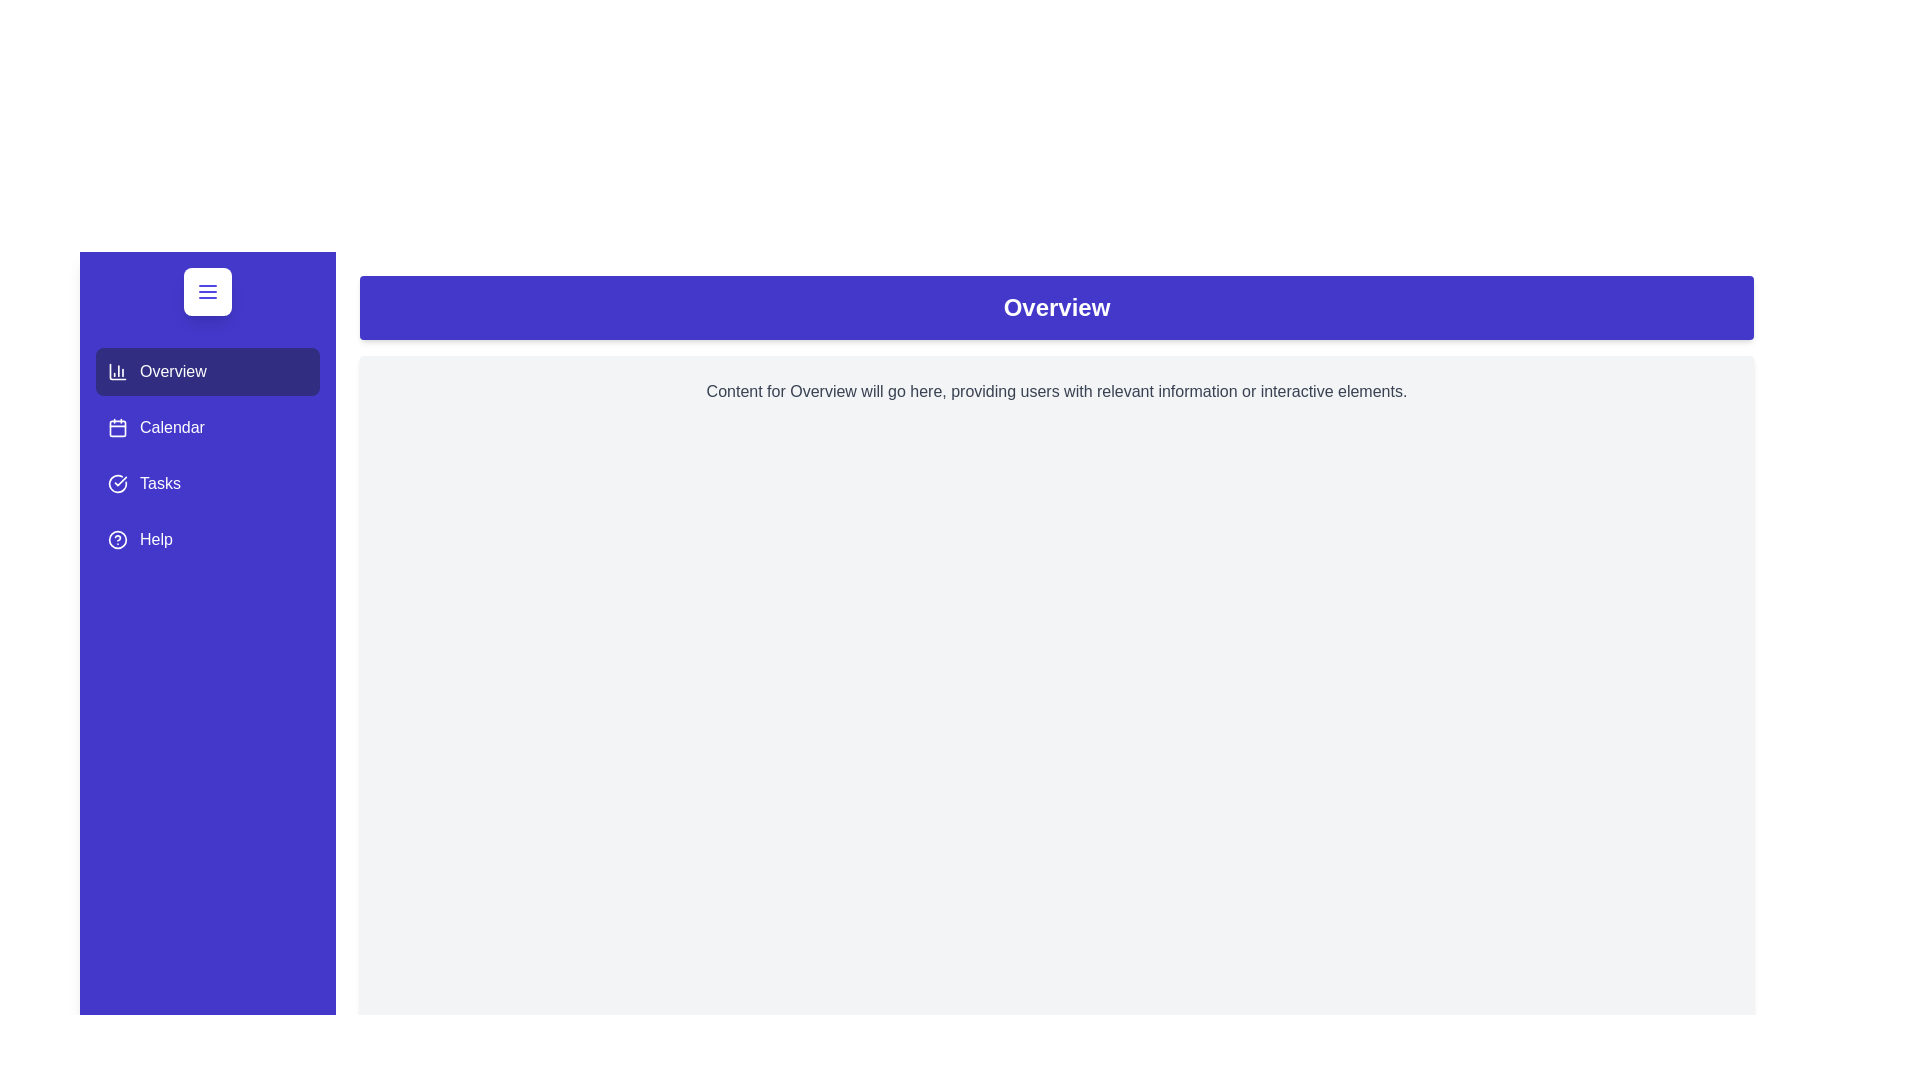 This screenshot has height=1080, width=1920. I want to click on menu button to toggle the sidebar menu, so click(207, 292).